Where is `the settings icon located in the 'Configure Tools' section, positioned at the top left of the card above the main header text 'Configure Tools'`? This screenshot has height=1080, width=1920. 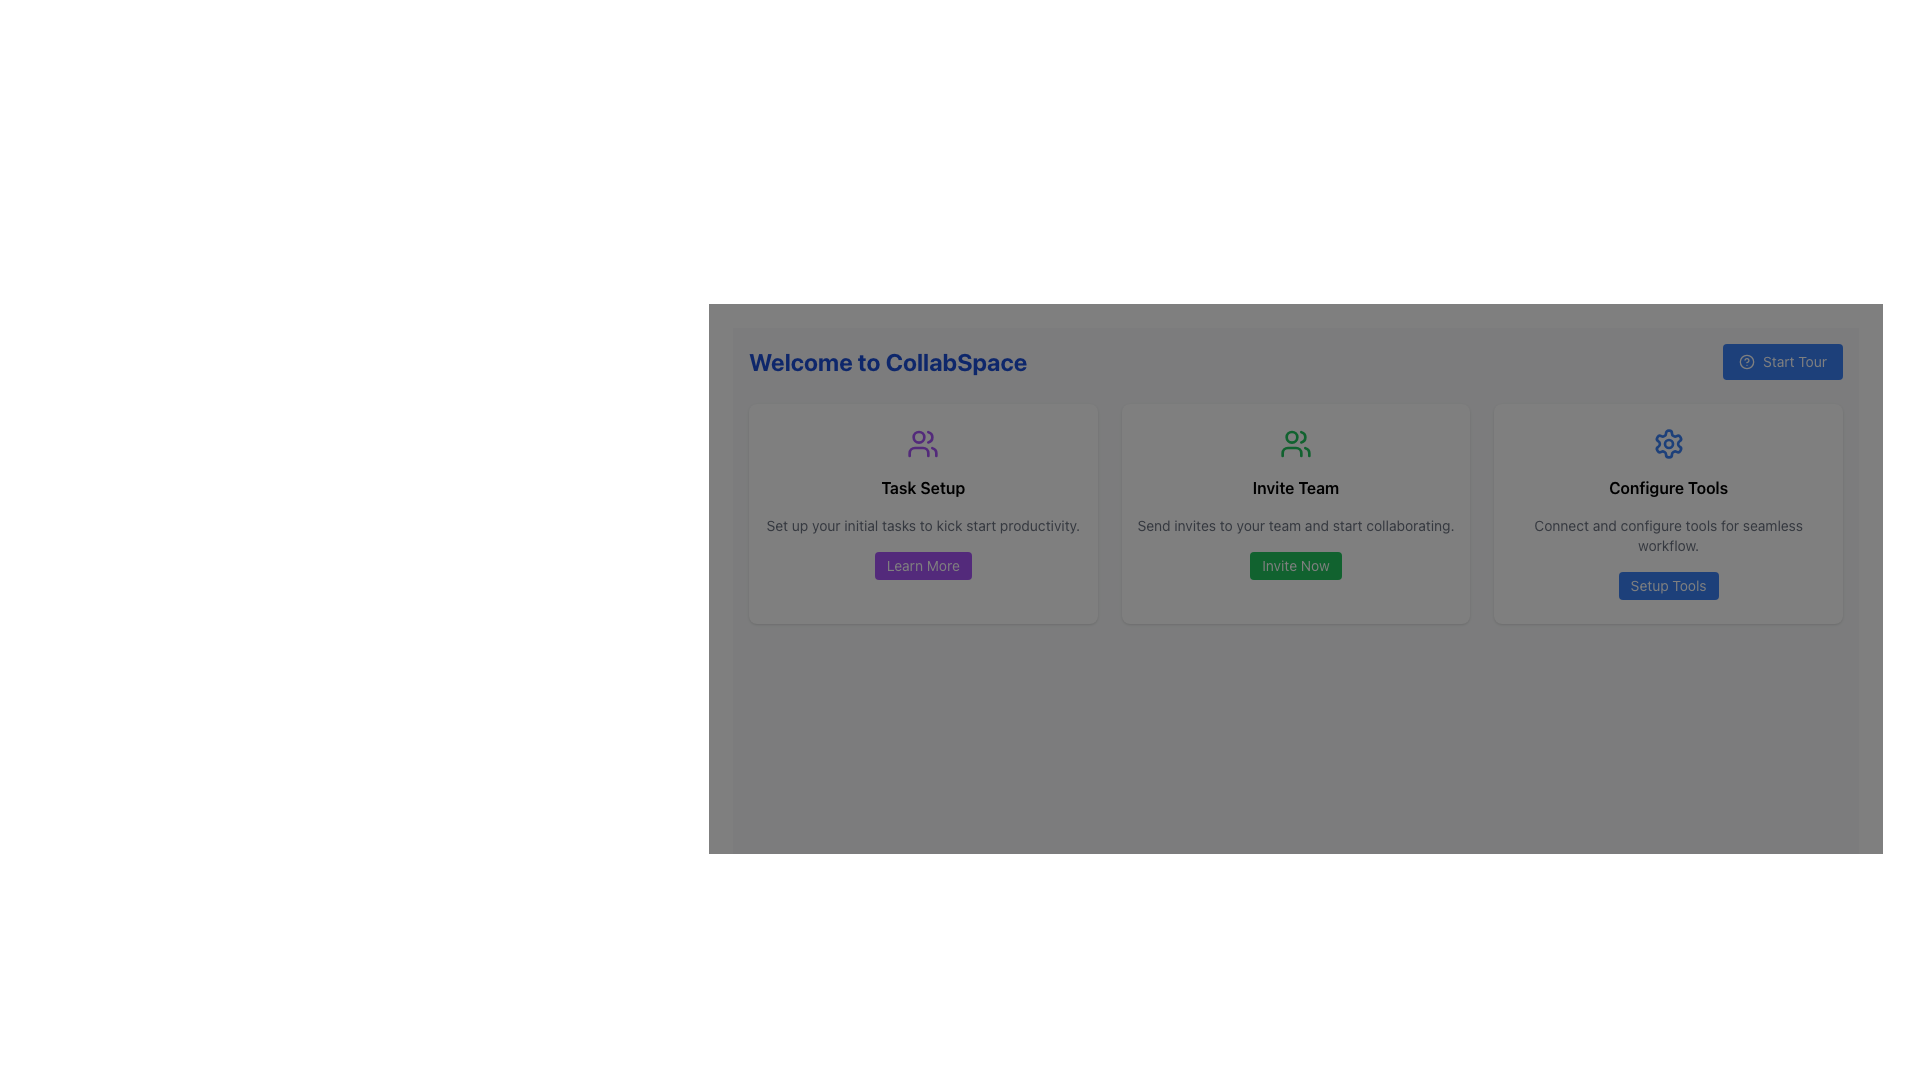 the settings icon located in the 'Configure Tools' section, positioned at the top left of the card above the main header text 'Configure Tools' is located at coordinates (1668, 442).